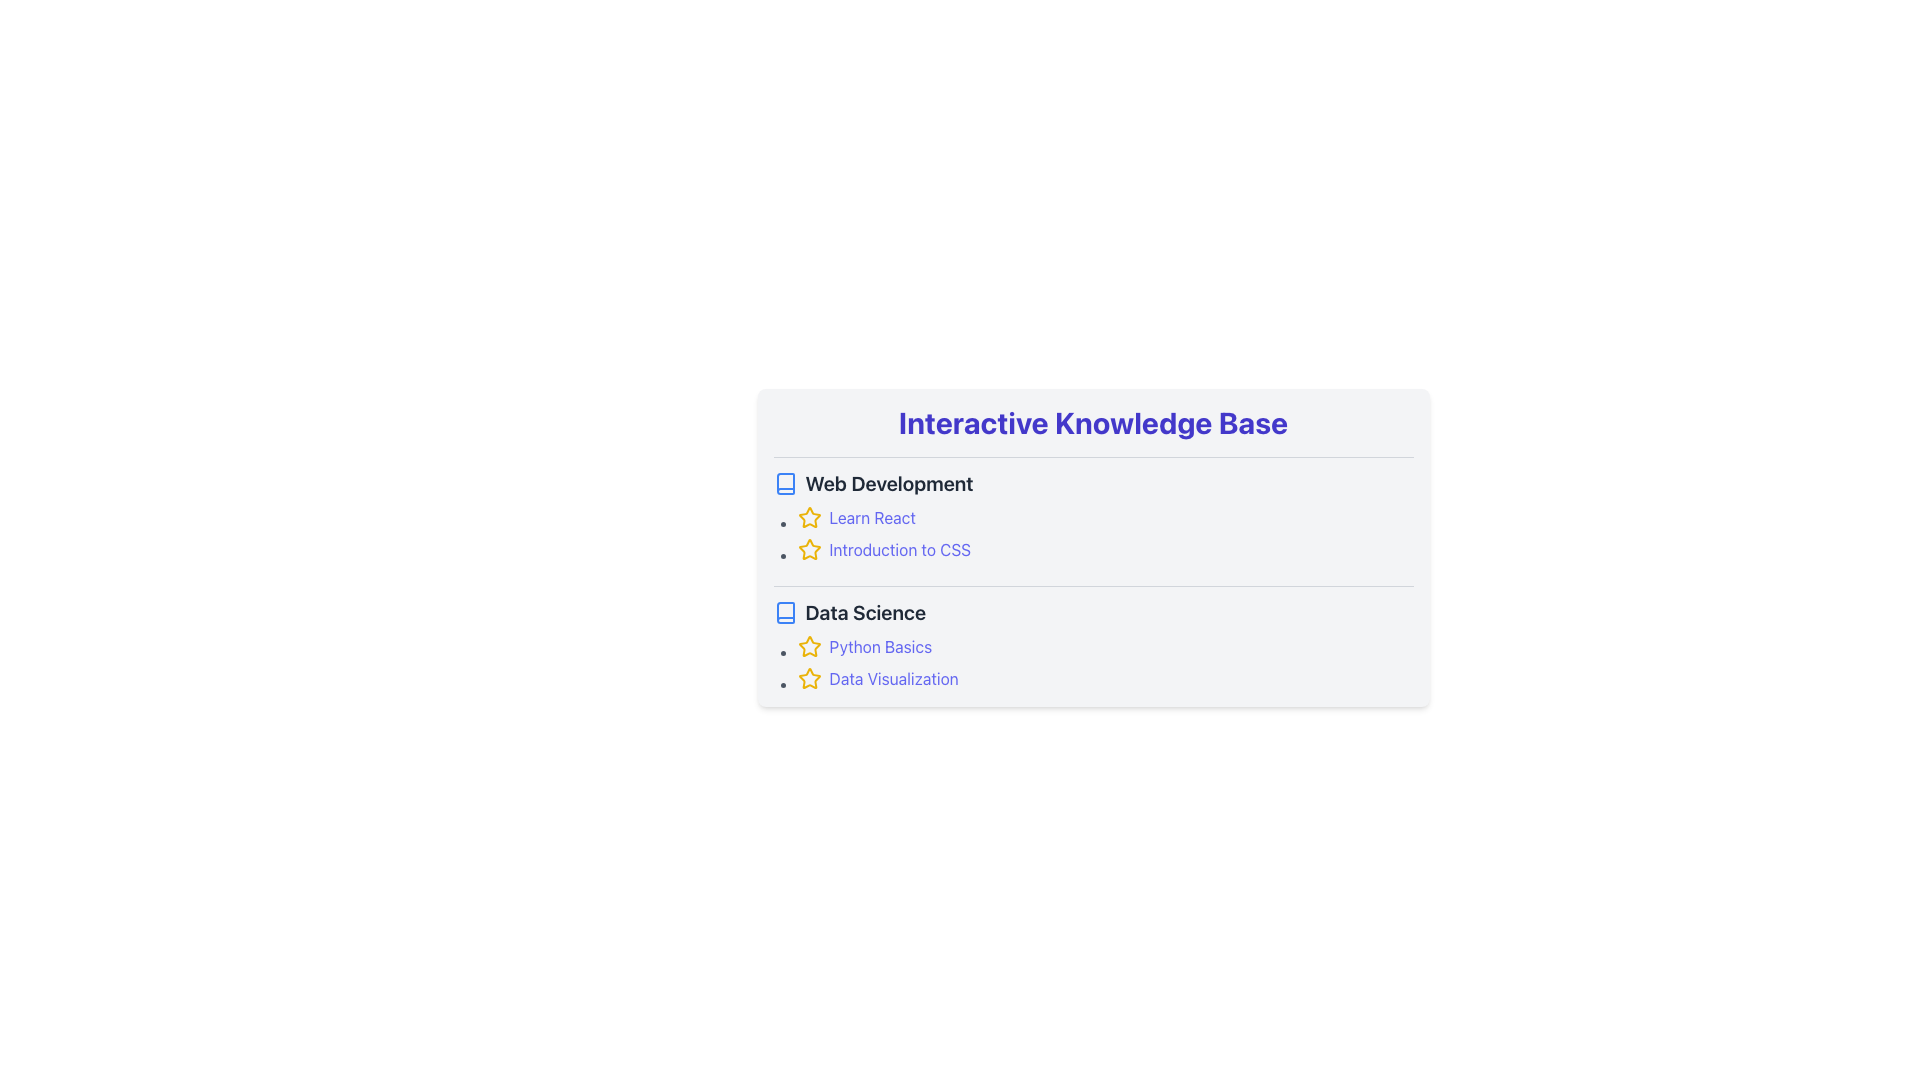 The image size is (1920, 1080). I want to click on the blue open book icon located to the left of the 'Data Science' text, so click(784, 612).